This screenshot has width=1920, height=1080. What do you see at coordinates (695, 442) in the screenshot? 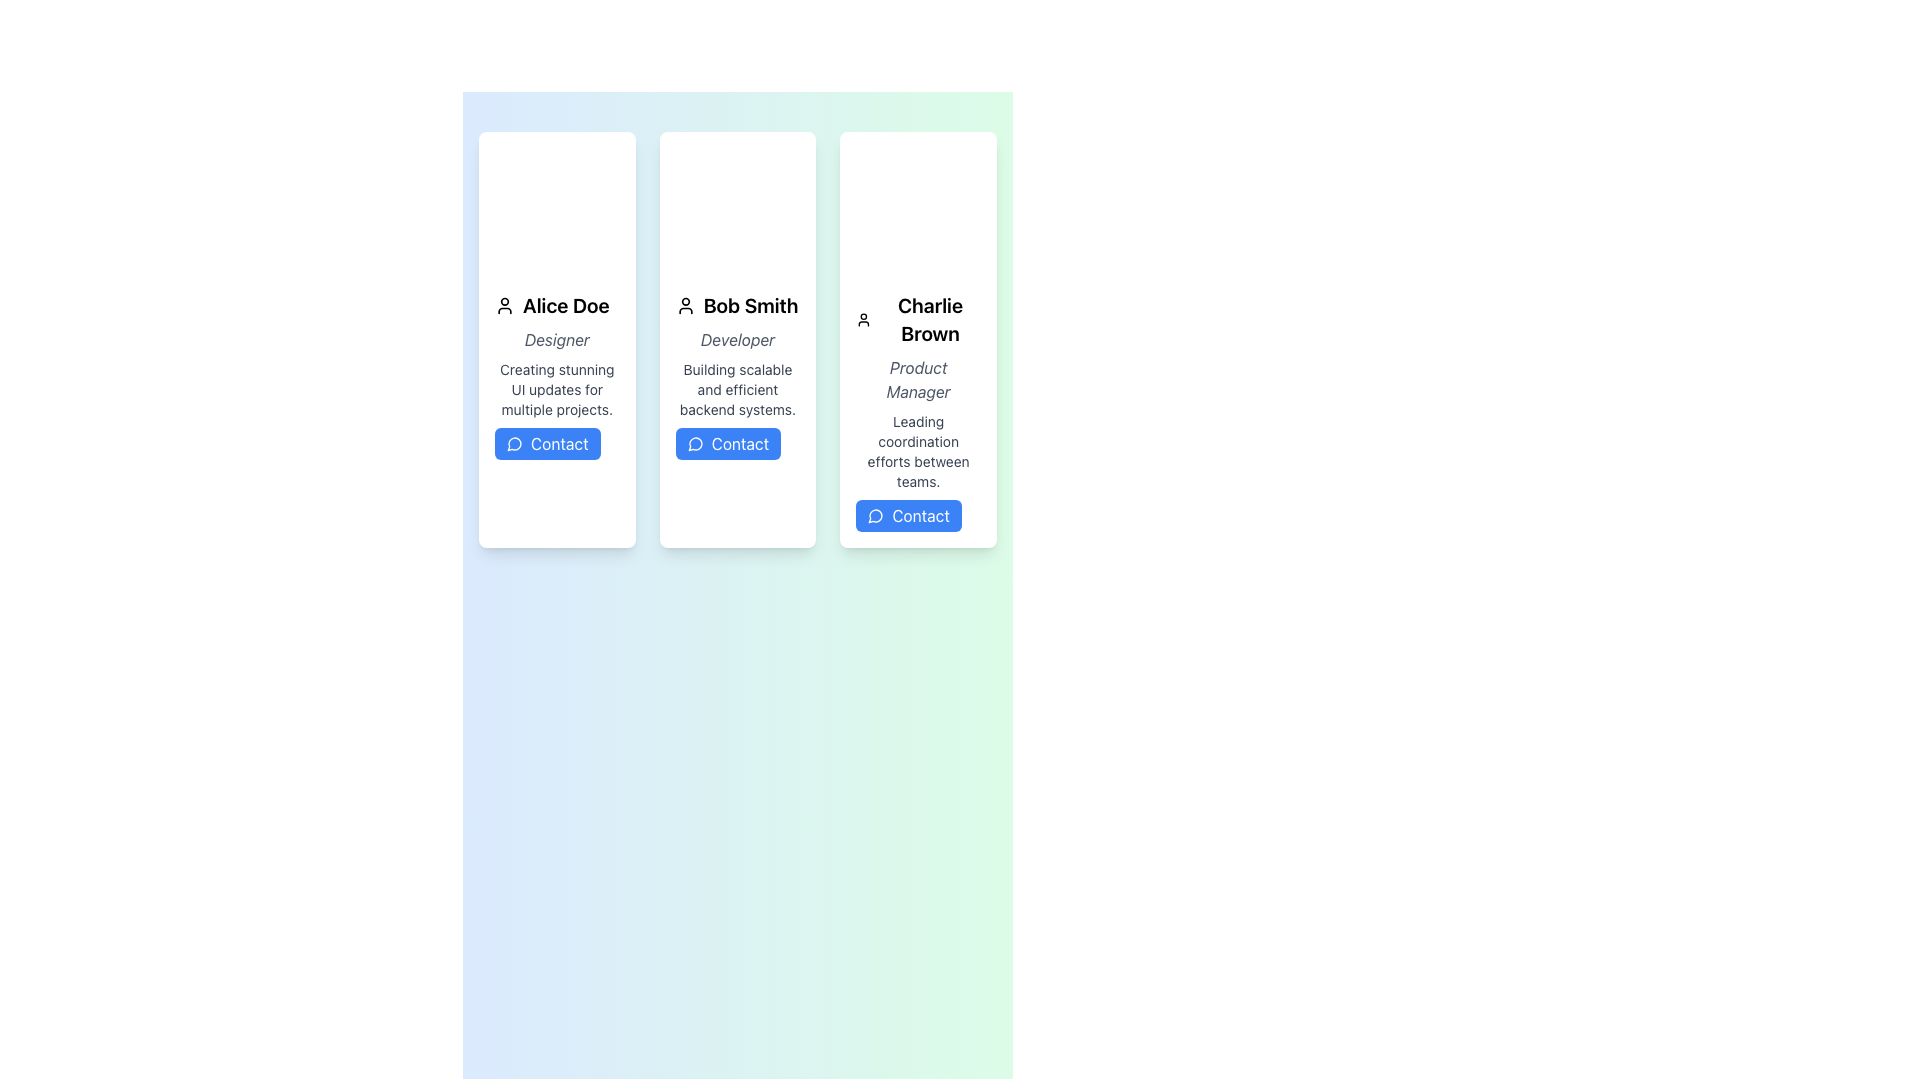
I see `the circular speech bubble icon above the 'Contact' button, which is to the left of the user's name 'Bob Smith'` at bounding box center [695, 442].